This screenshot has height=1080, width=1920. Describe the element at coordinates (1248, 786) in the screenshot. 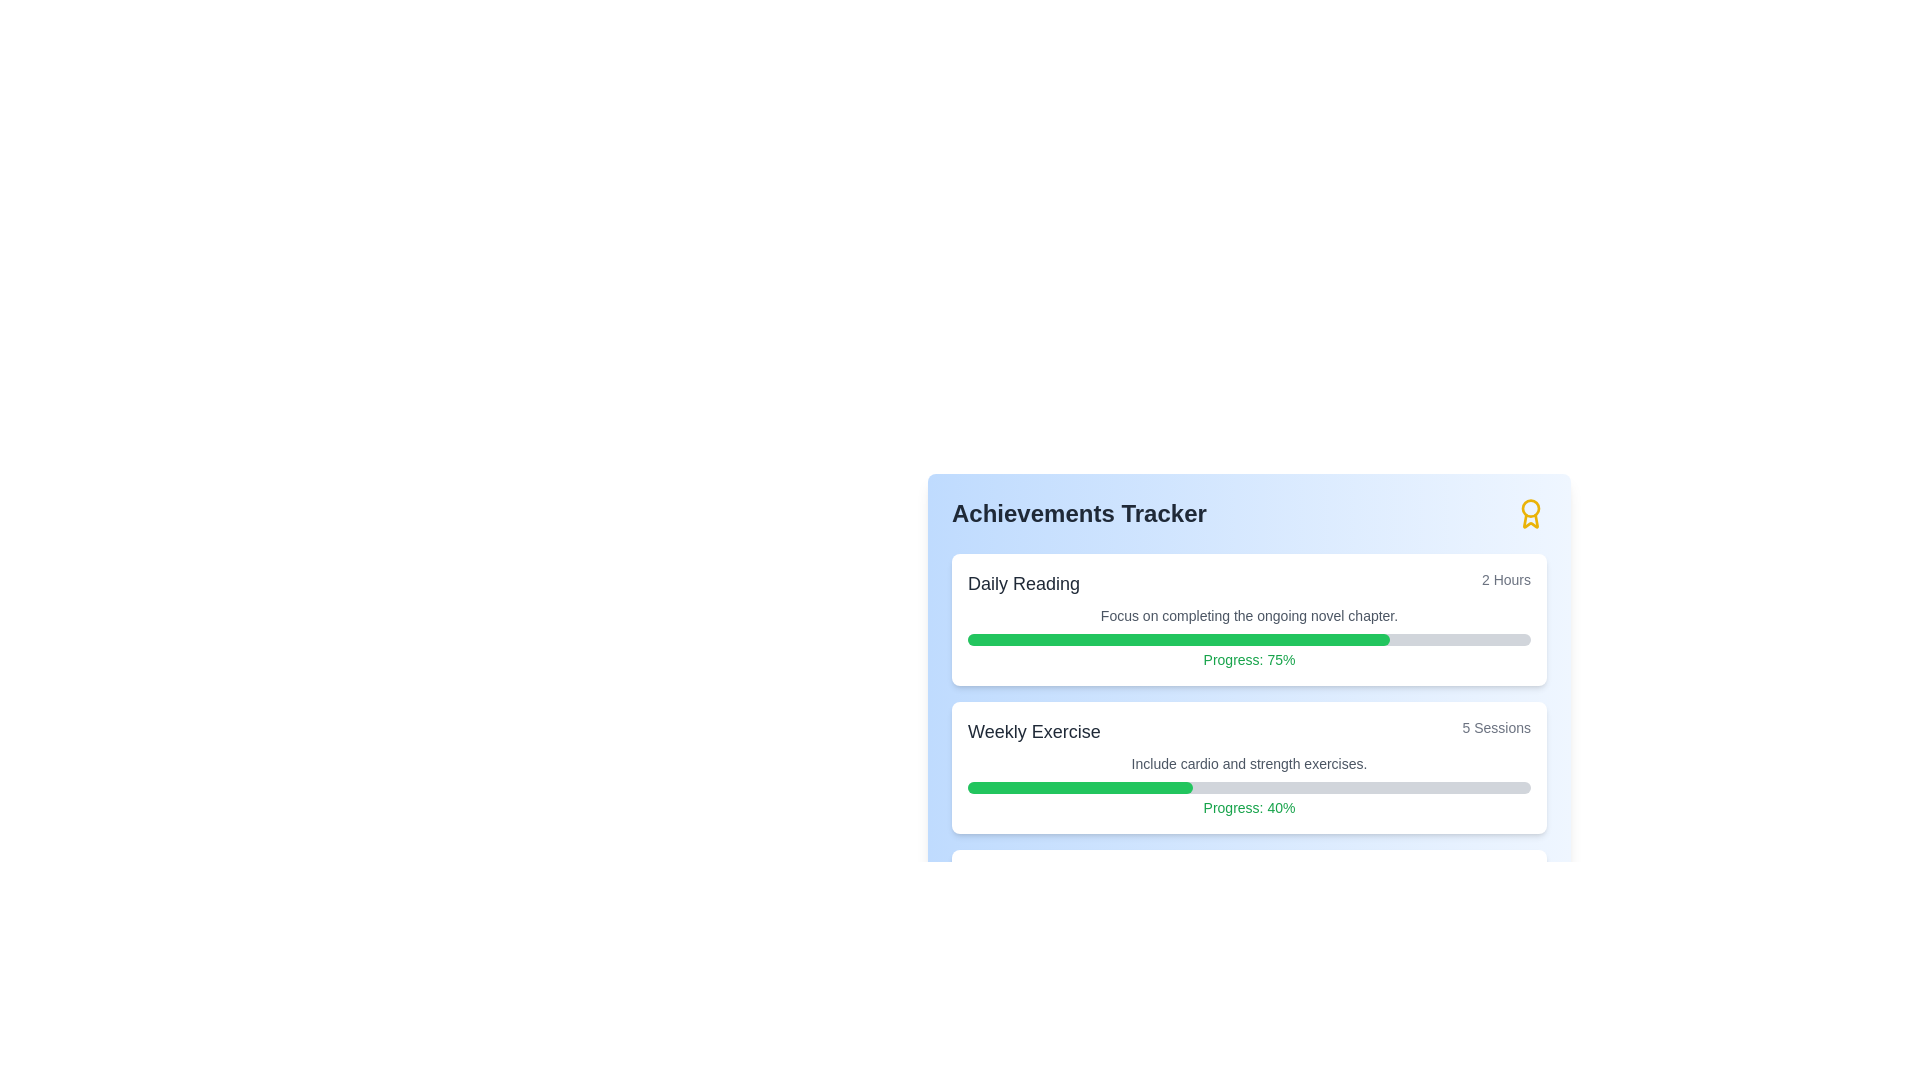

I see `the horizontal progress bar located at the lower section of the 'Weekly Exercise' card, which shows a green section for progress and a gray section for the remaining portion` at that location.